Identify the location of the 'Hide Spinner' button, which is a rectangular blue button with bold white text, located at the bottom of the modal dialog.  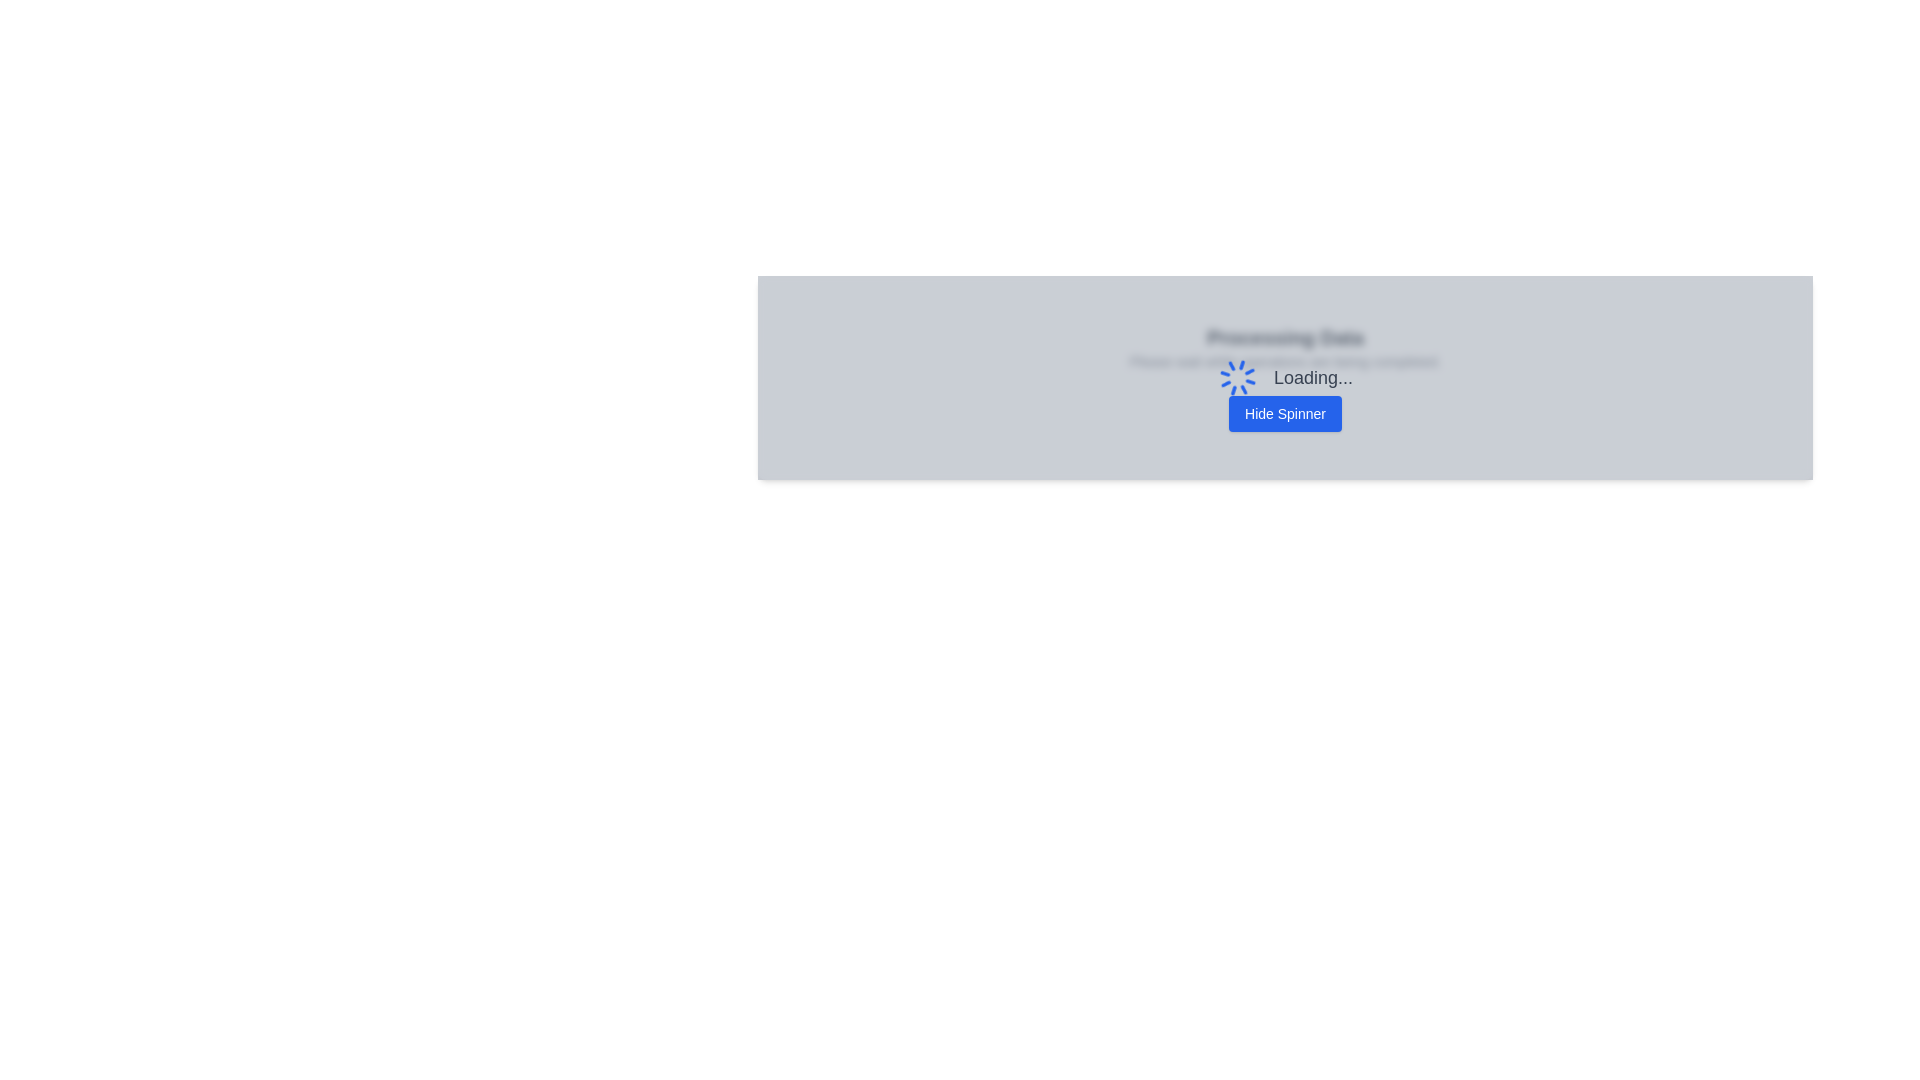
(1285, 412).